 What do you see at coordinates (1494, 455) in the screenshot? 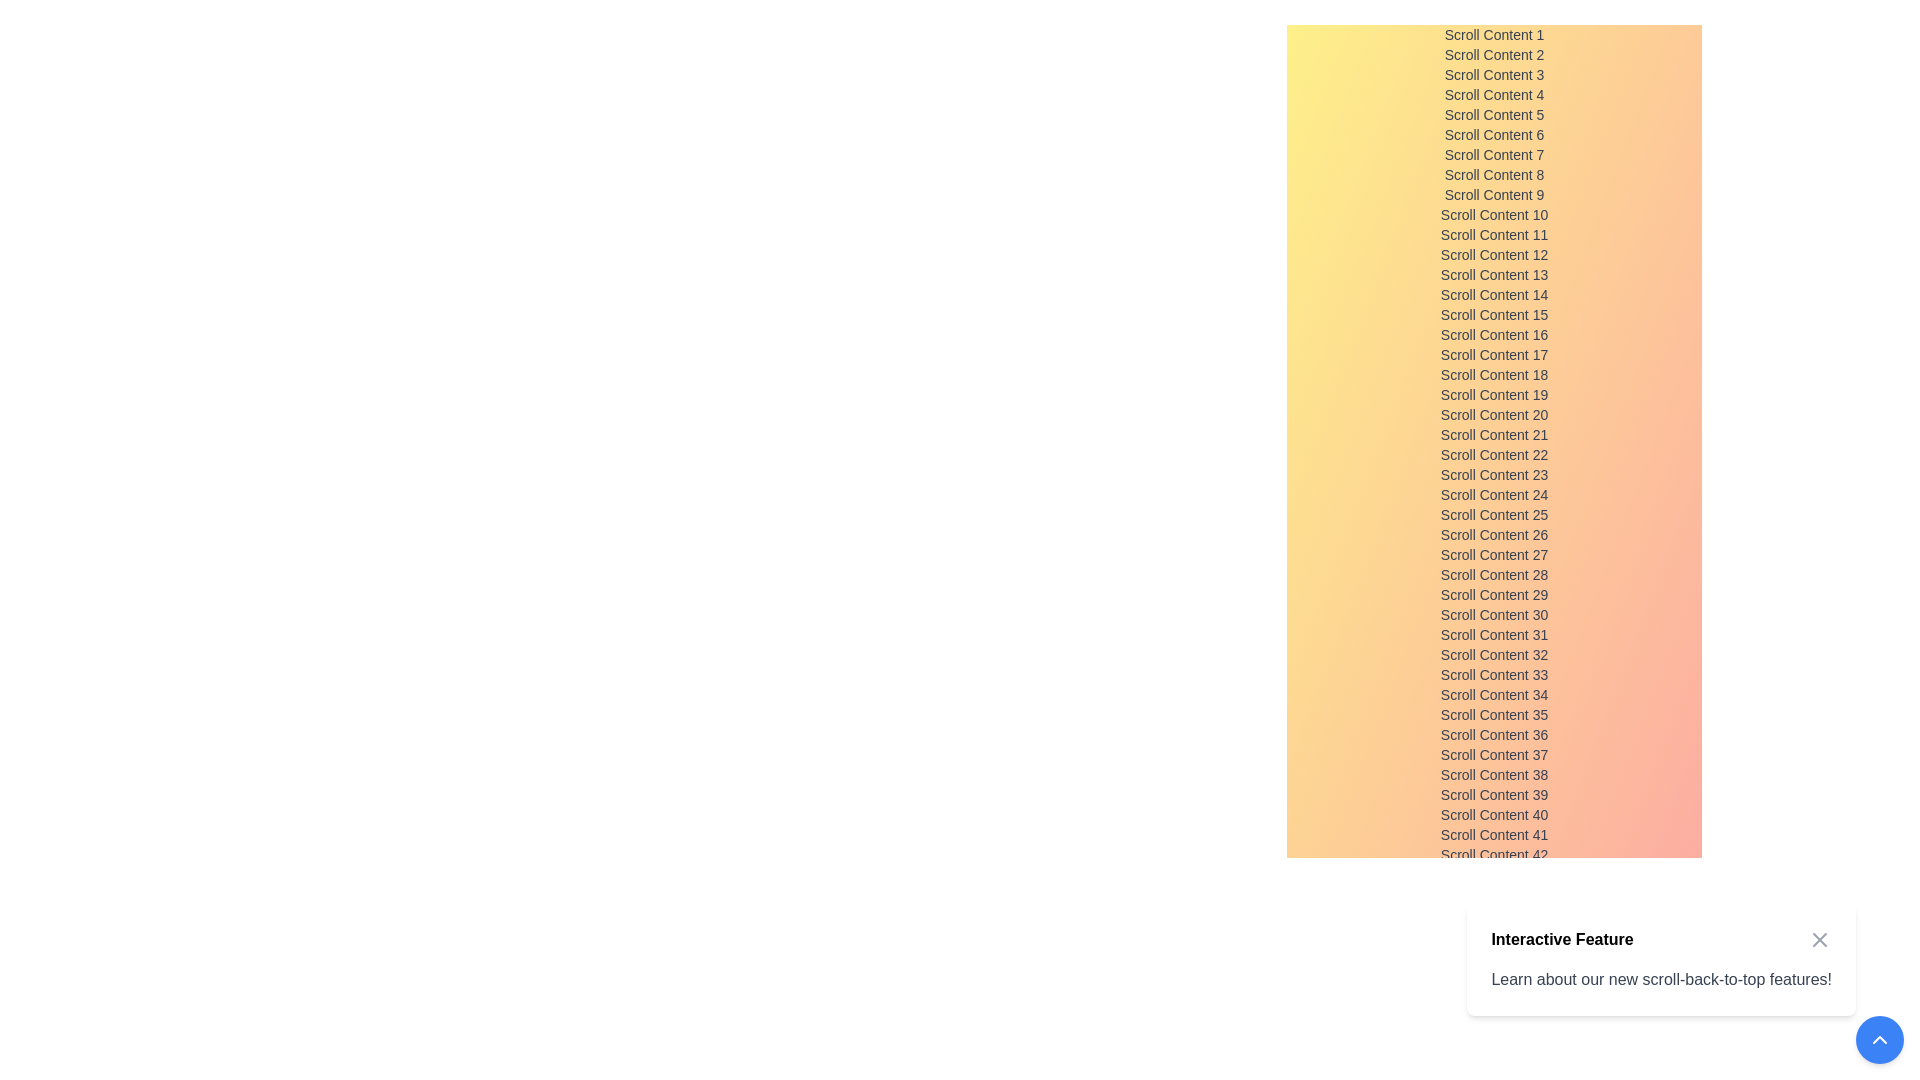
I see `the text label displaying 'Scroll Content 22', which is the 22nd item in a vertically scrollable list` at bounding box center [1494, 455].